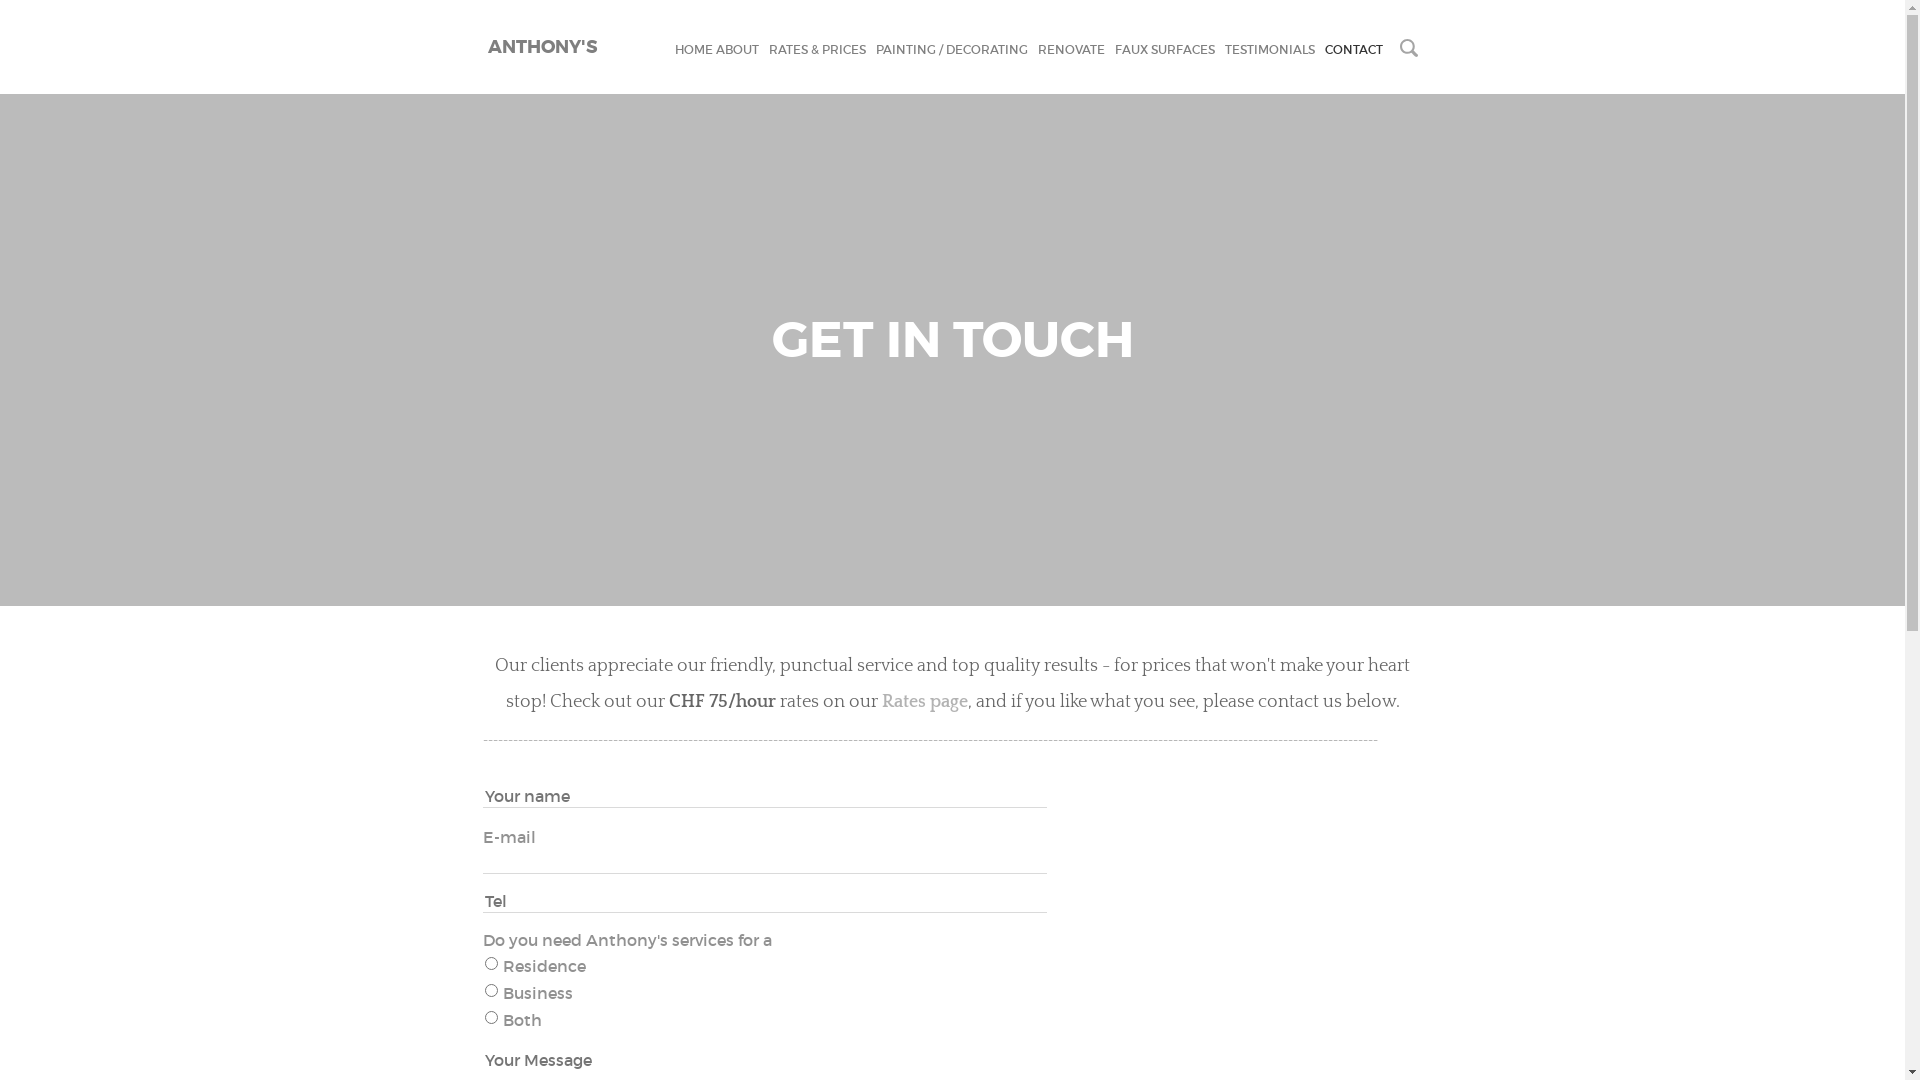 The width and height of the screenshot is (1920, 1080). I want to click on 'Rates page', so click(881, 701).